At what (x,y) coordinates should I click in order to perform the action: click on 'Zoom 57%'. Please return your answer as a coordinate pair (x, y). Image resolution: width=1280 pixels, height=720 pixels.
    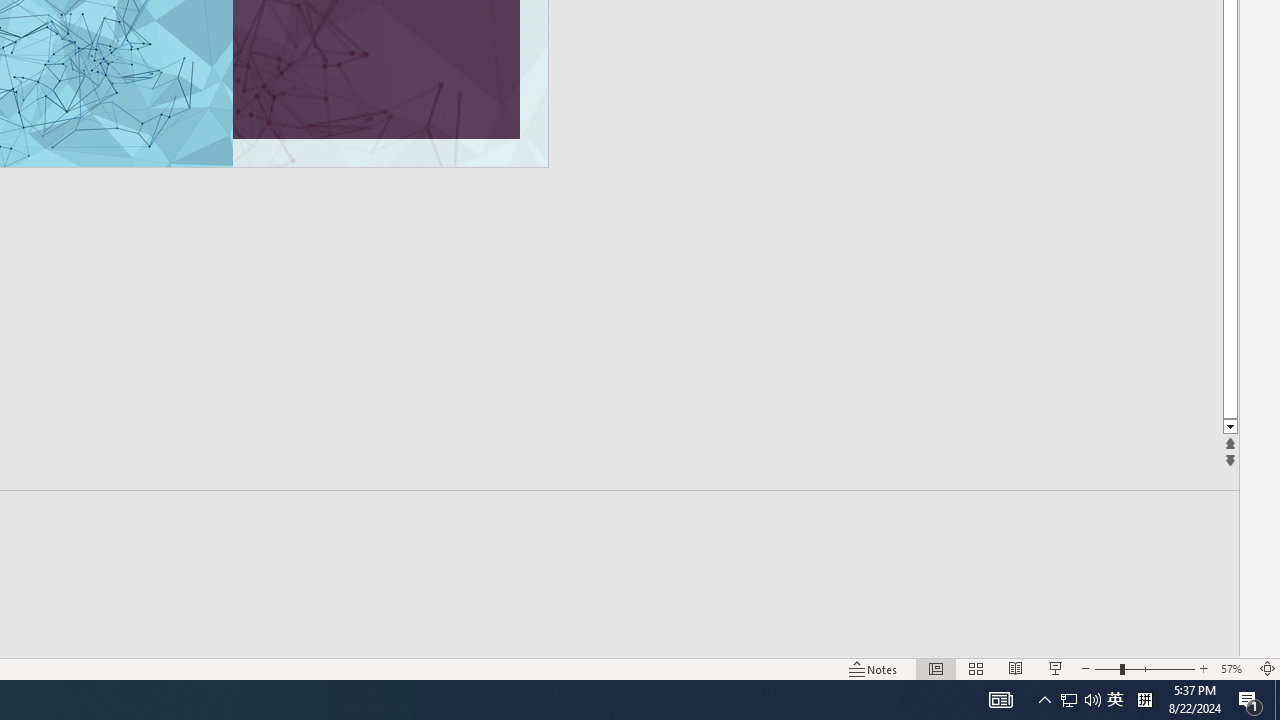
    Looking at the image, I should click on (1233, 669).